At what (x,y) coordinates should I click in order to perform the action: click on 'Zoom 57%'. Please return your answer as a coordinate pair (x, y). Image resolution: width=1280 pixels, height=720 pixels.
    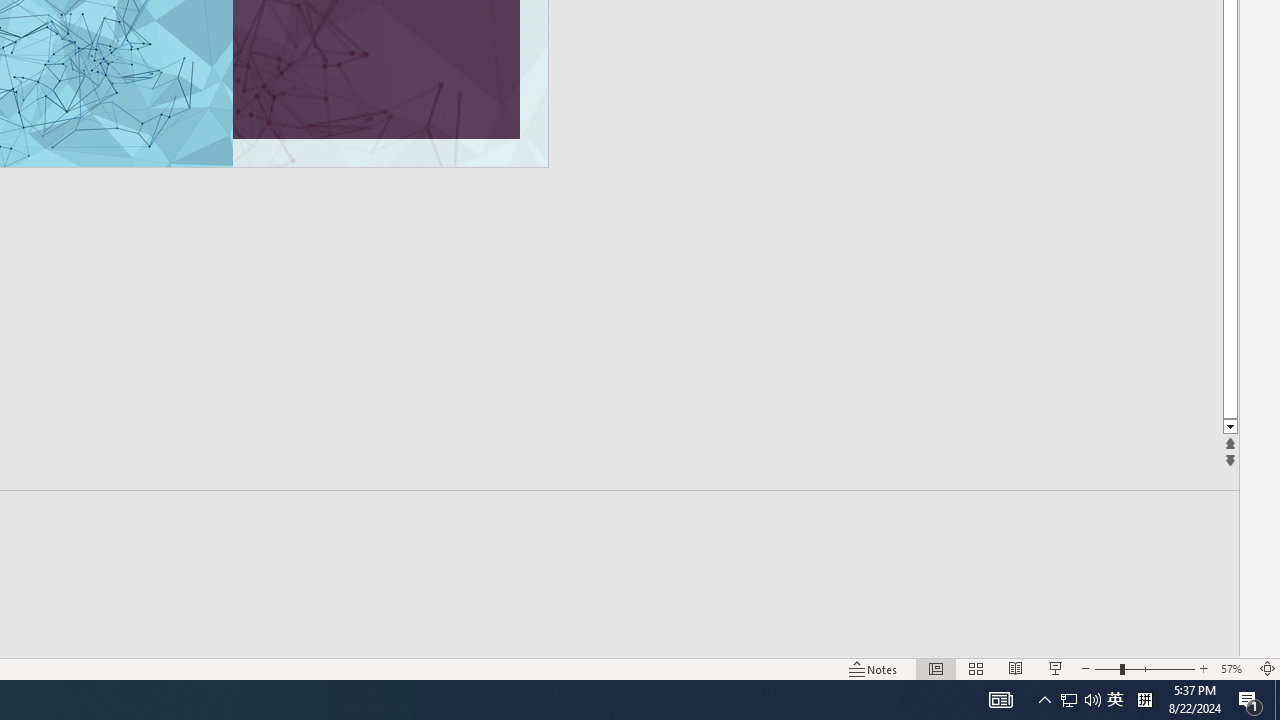
    Looking at the image, I should click on (1233, 669).